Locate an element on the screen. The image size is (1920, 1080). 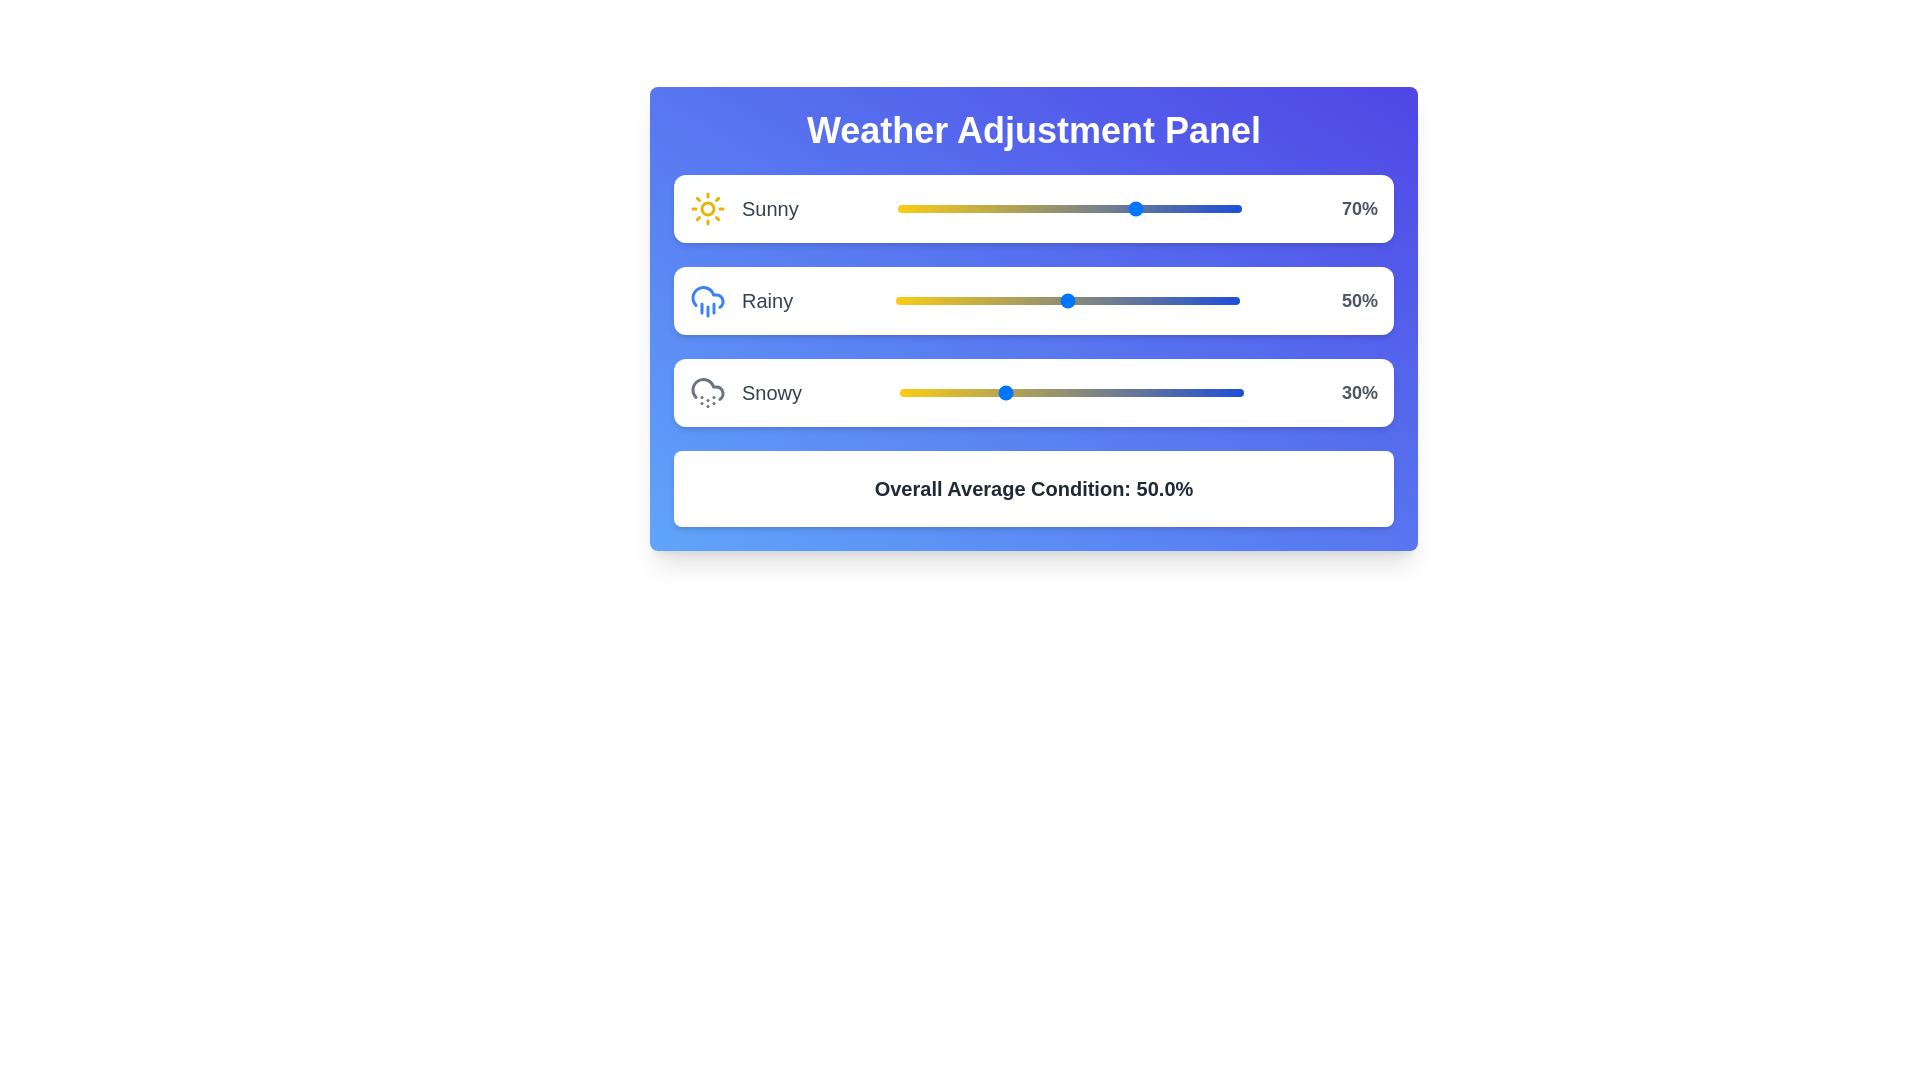
the 'Sunny' icon, which is a small circular shape within a bright yellow sun-like icon, positioned at the top of the vertical list of weather condition sliders is located at coordinates (708, 208).